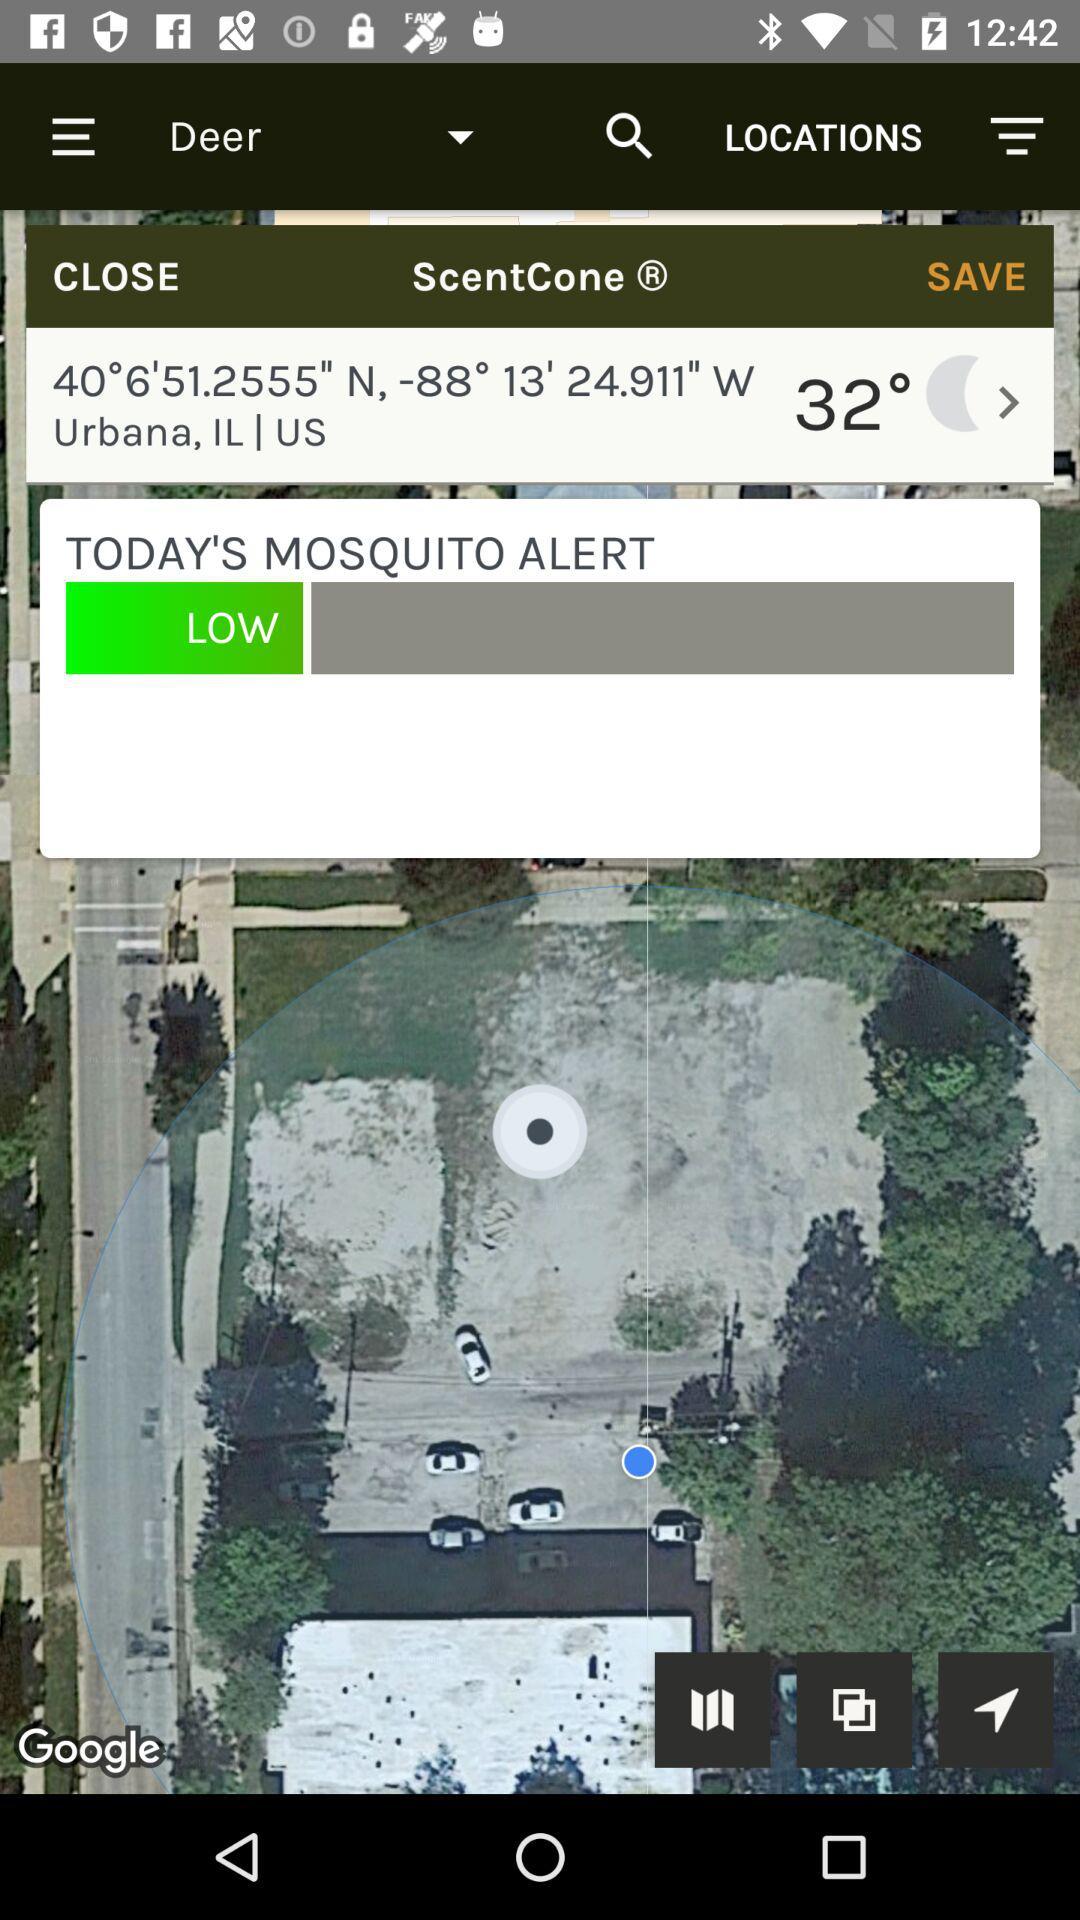 The image size is (1080, 1920). What do you see at coordinates (995, 1708) in the screenshot?
I see `center map on your location` at bounding box center [995, 1708].